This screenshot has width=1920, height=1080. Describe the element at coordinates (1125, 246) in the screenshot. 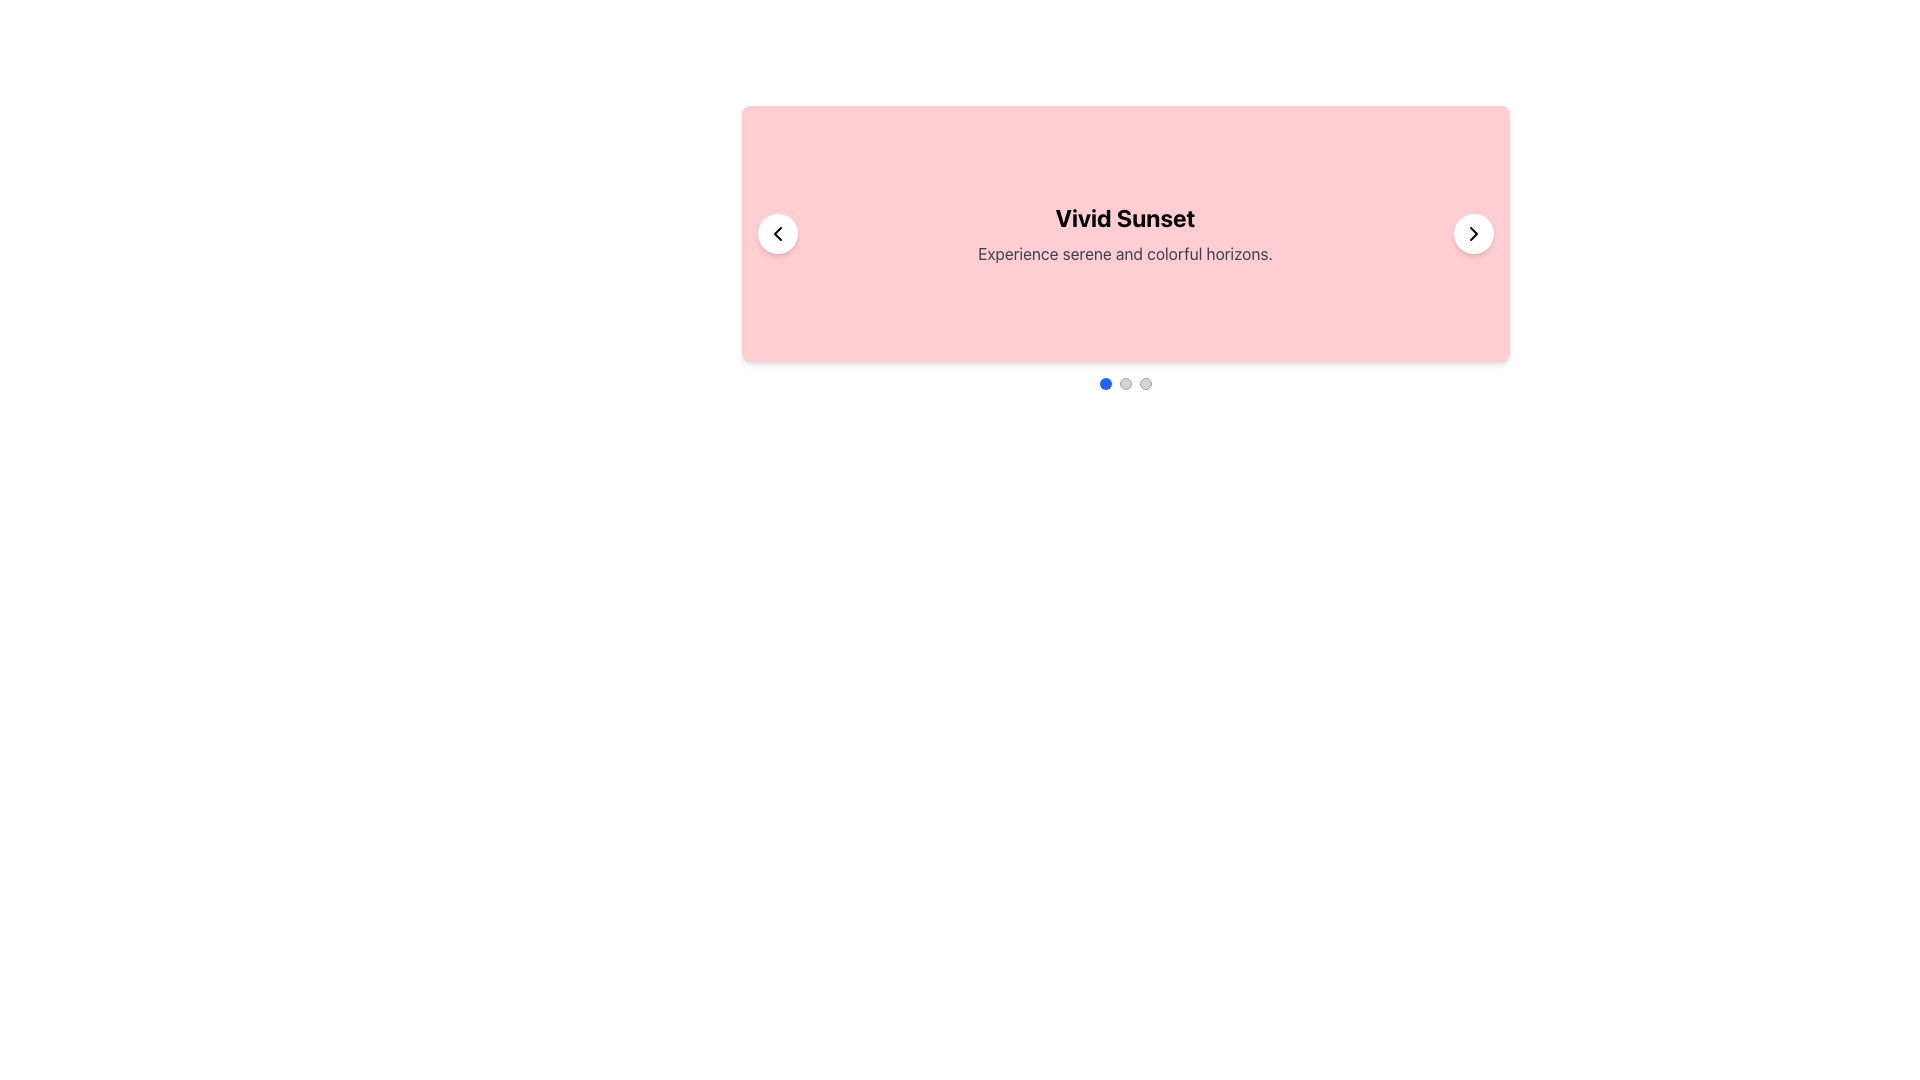

I see `displayed text in the centered text block titled 'Vivid Sunset' with the subtitle 'Experience serene and colorful horizons.'` at that location.